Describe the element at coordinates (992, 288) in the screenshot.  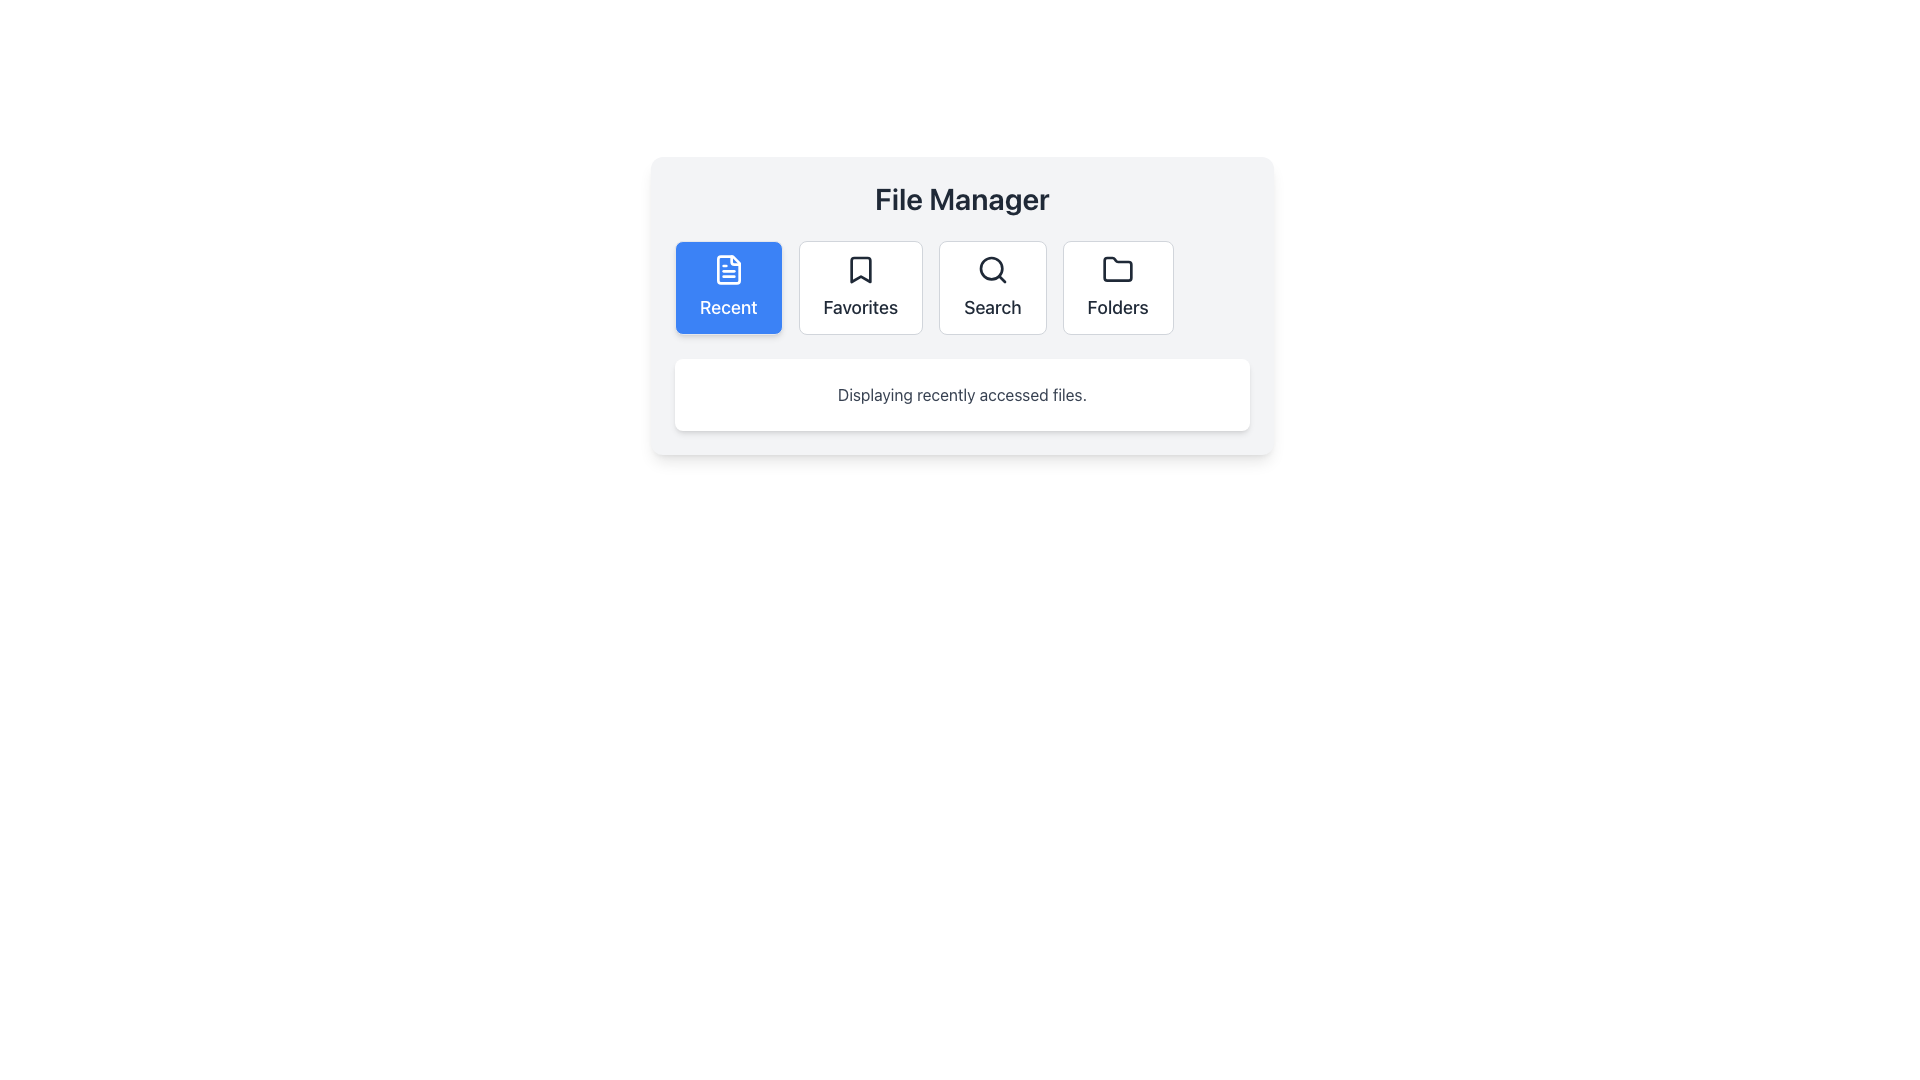
I see `the 'Search' button, which is a rectangular button with rounded corners, a white background, a black magnifying glass icon, and gray text` at that location.